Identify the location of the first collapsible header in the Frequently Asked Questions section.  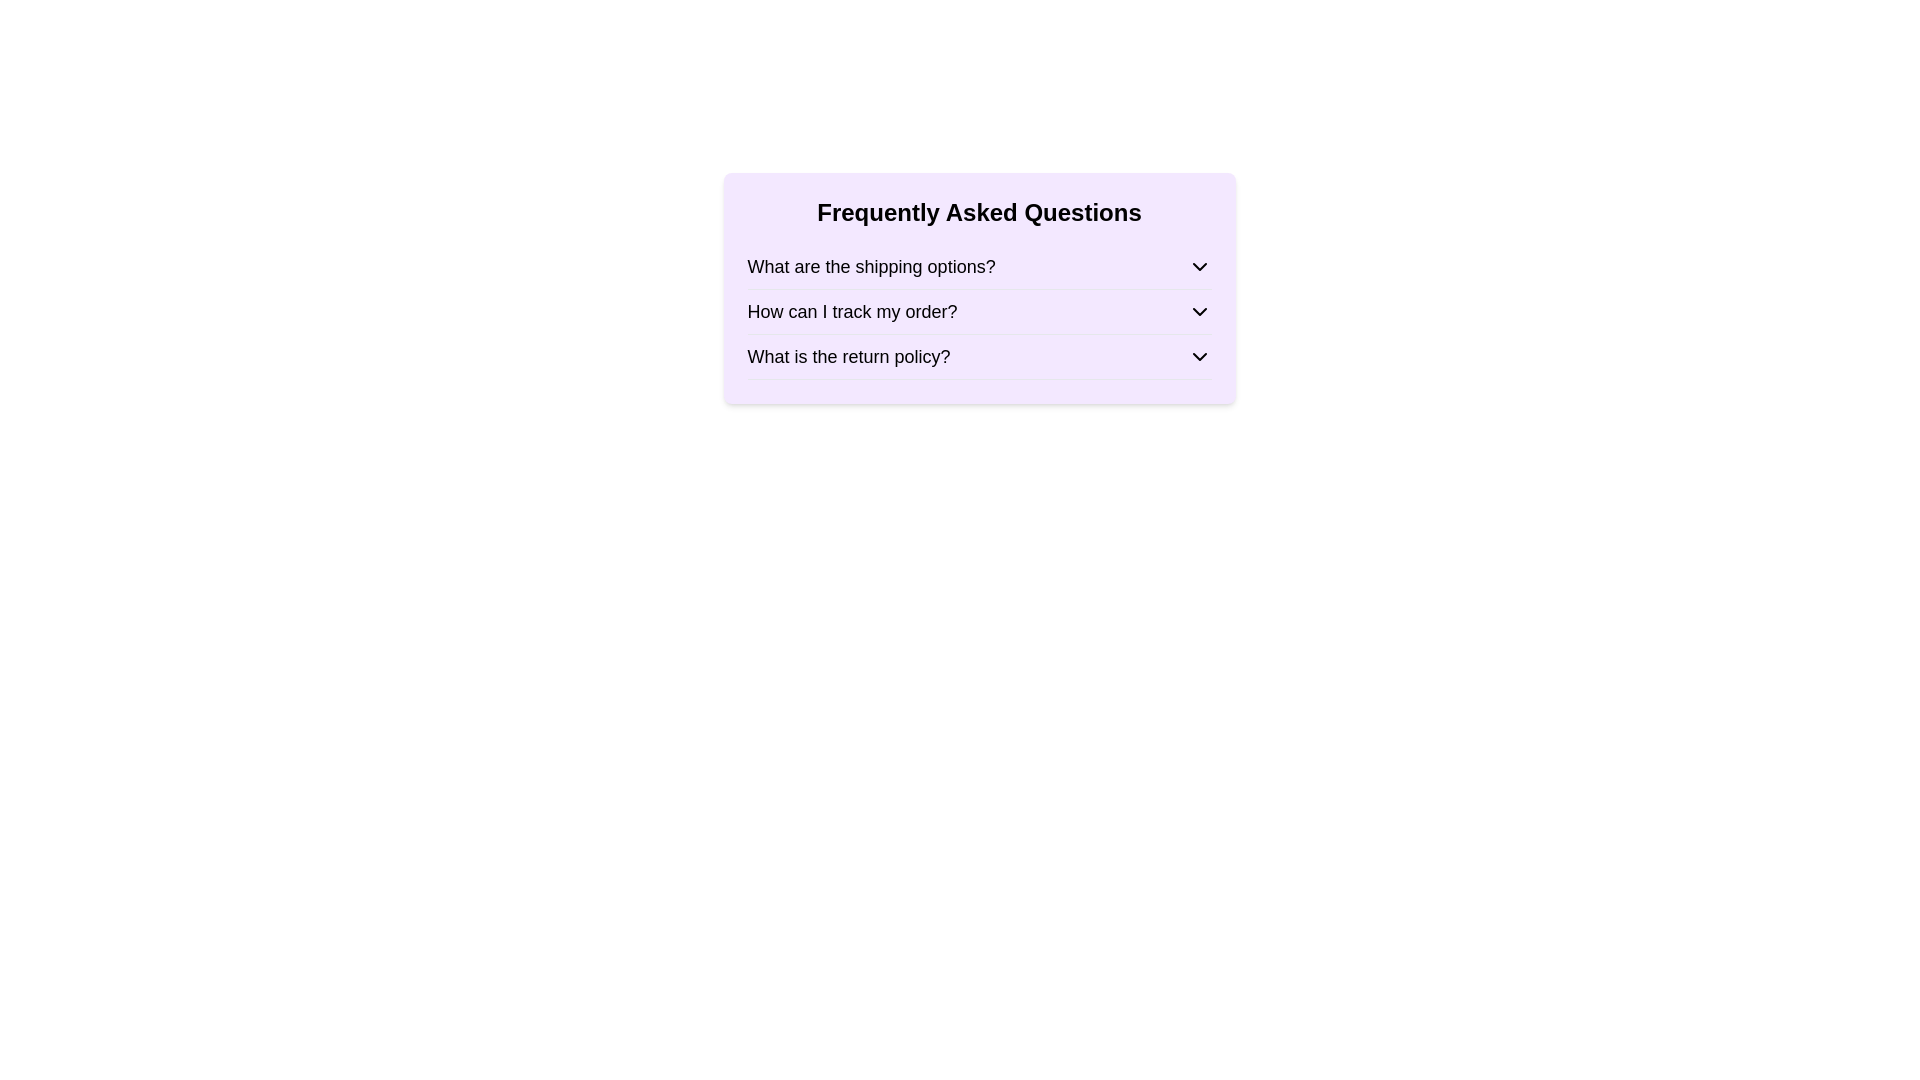
(979, 266).